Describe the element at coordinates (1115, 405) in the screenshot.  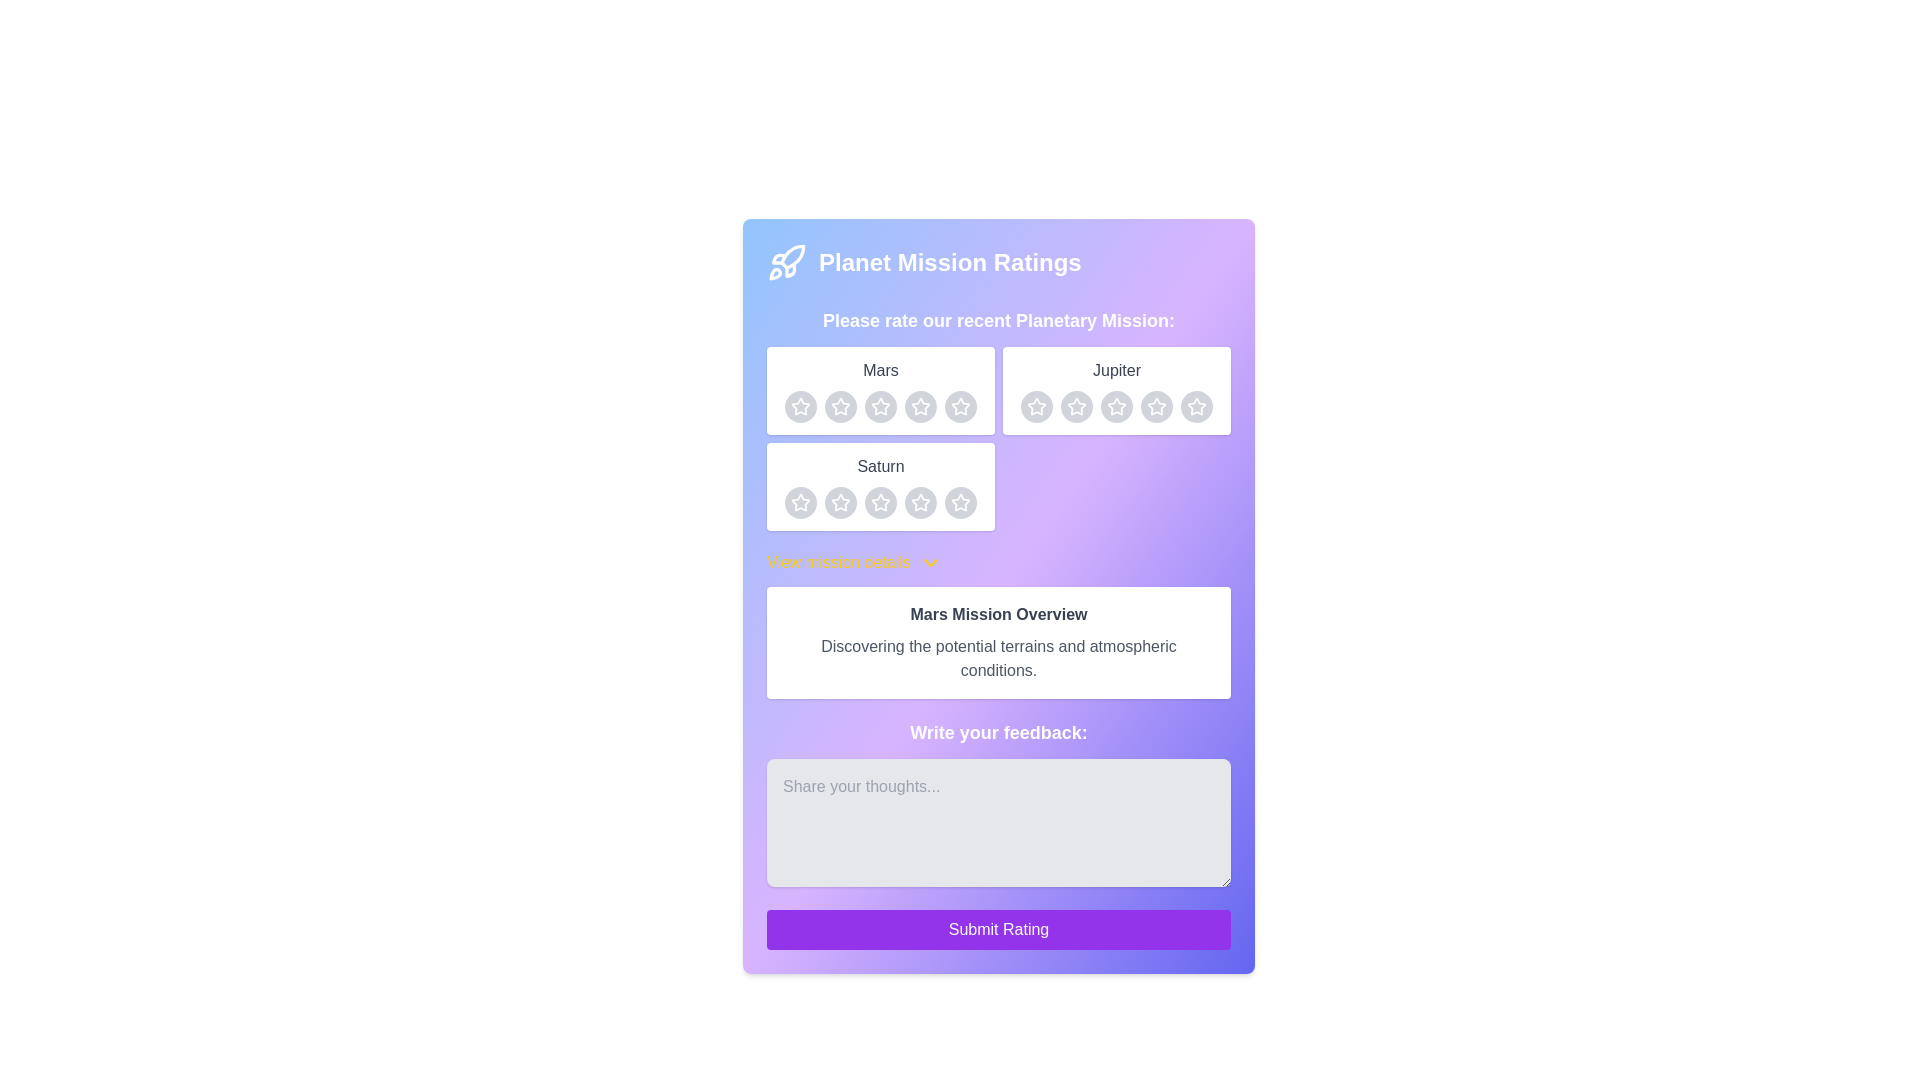
I see `the third star icon in the right column of the rating section labeled 'Jupiter' to rate it` at that location.